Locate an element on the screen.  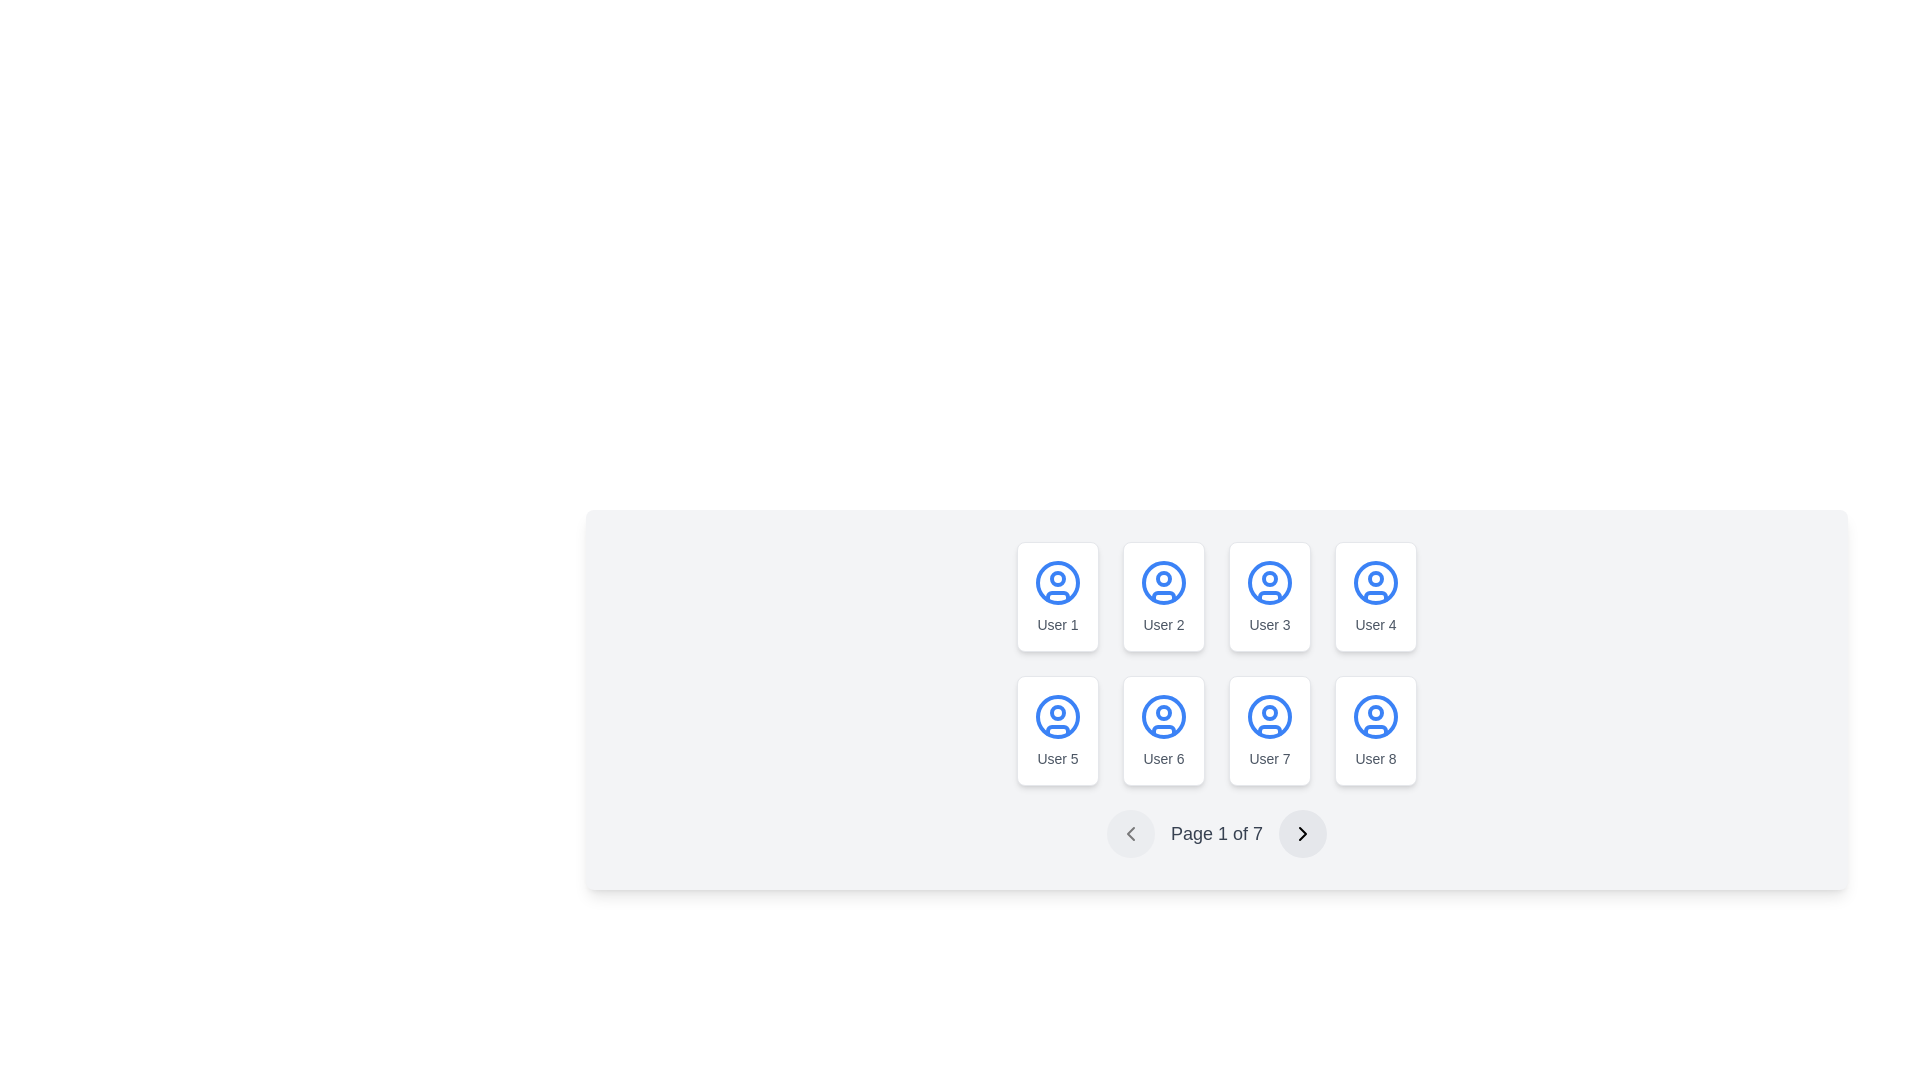
the circular button with a gray background and a right-pointing black chevron to go to the next page in the pagination controls is located at coordinates (1303, 833).